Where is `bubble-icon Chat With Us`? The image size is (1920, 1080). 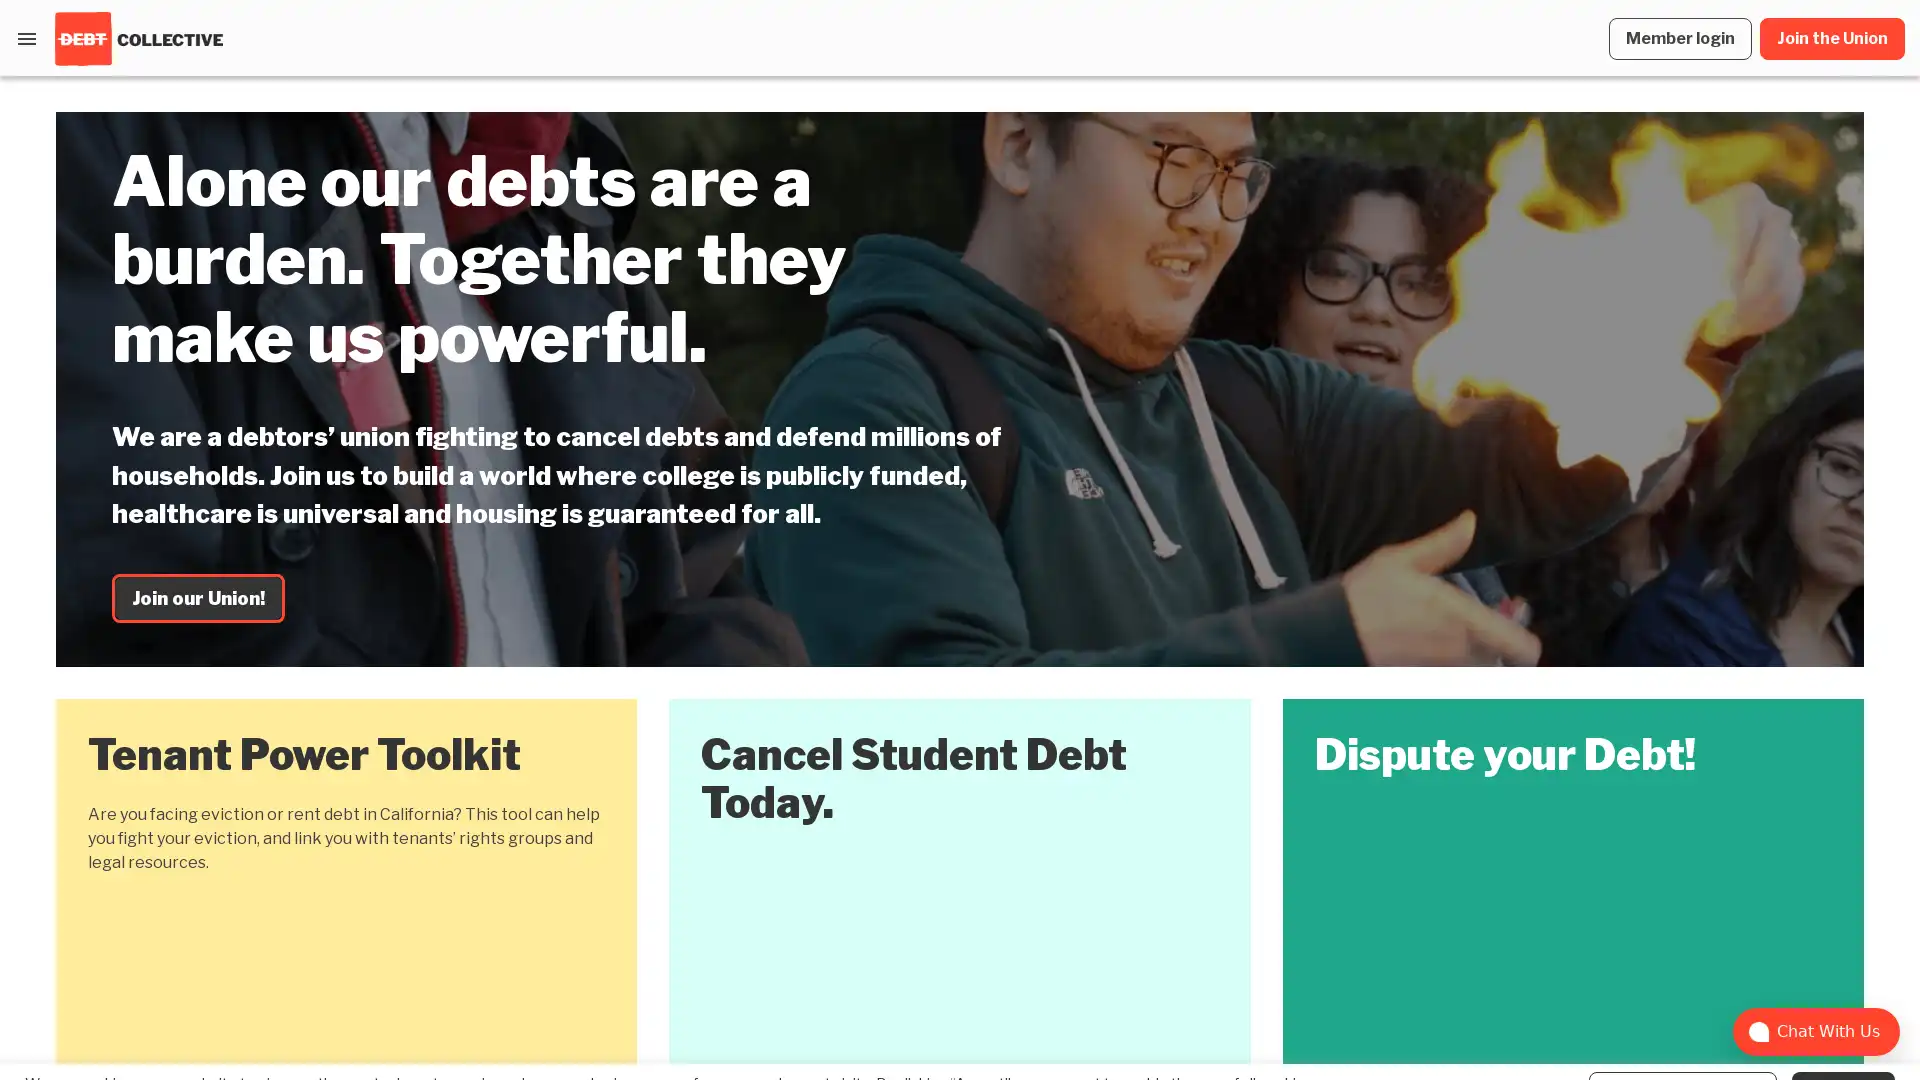 bubble-icon Chat With Us is located at coordinates (1816, 1032).